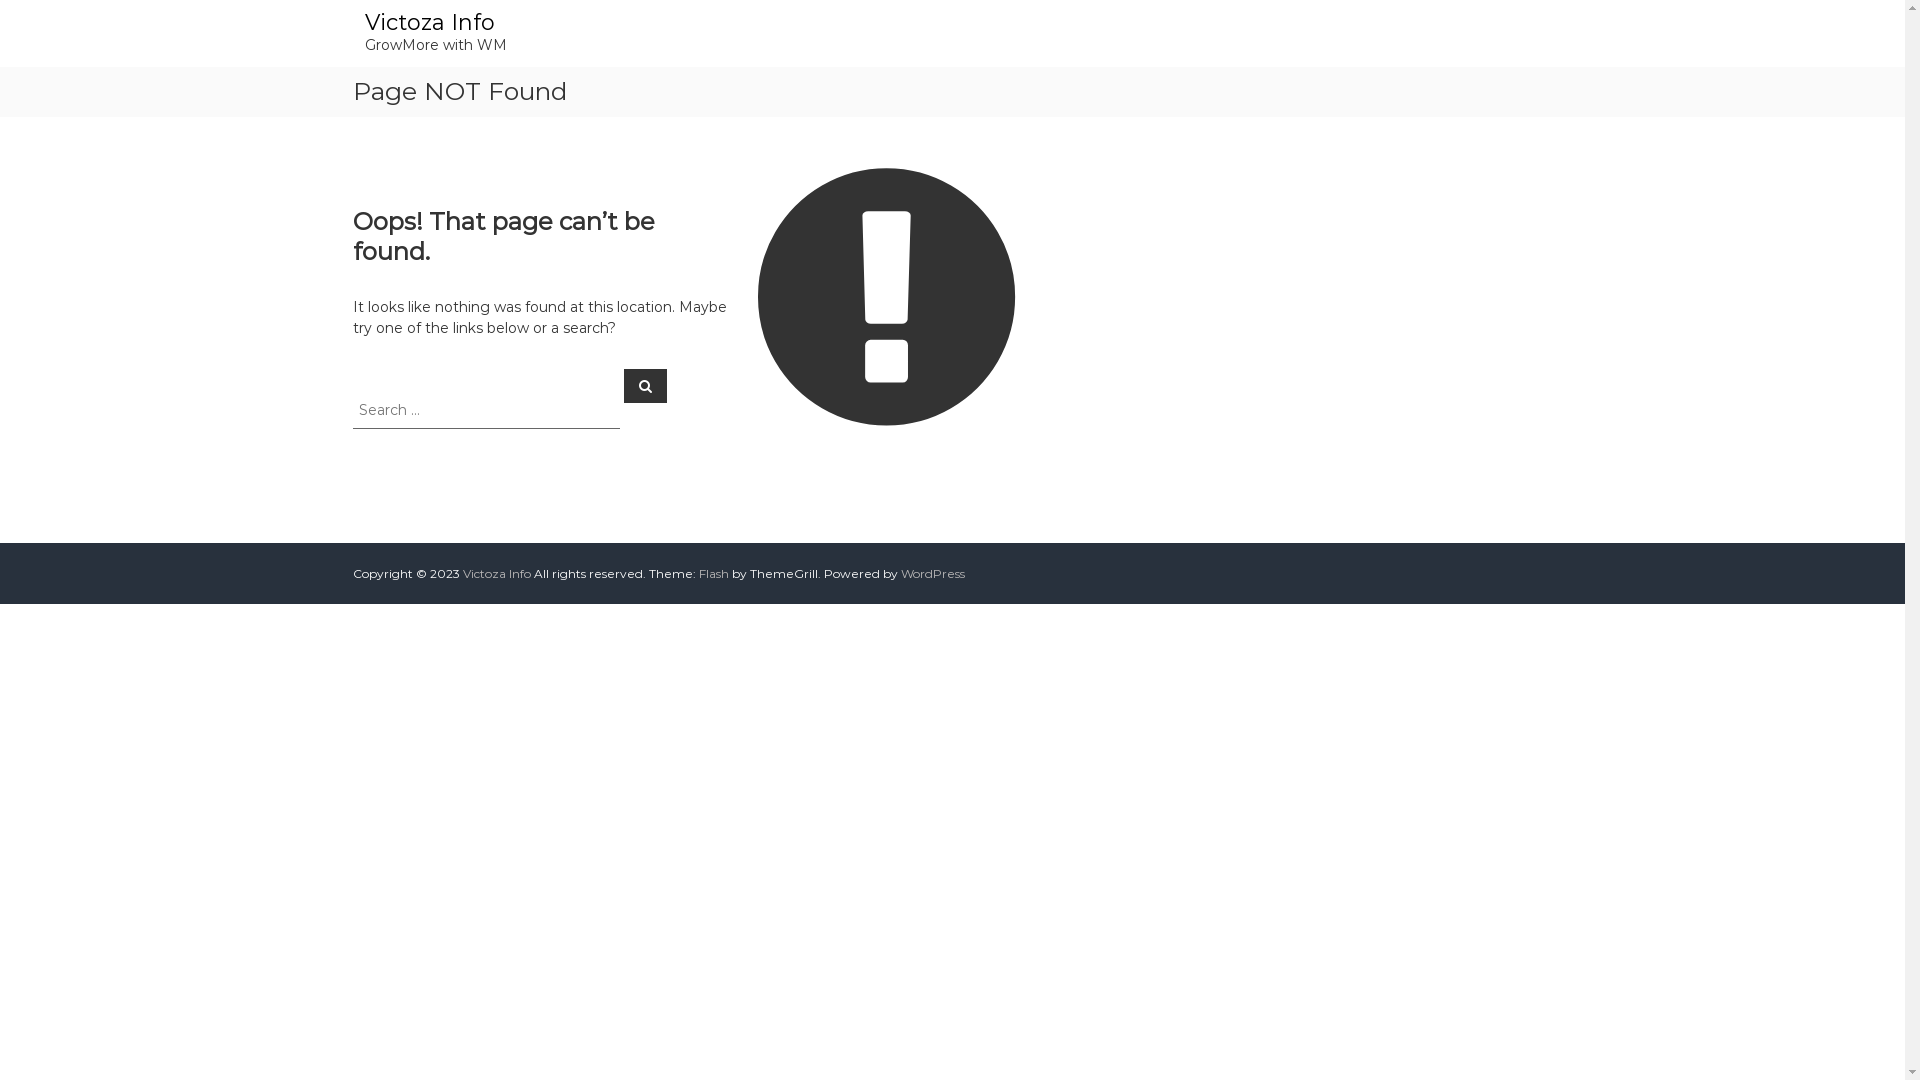 Image resolution: width=1920 pixels, height=1080 pixels. What do you see at coordinates (930, 573) in the screenshot?
I see `'WordPress'` at bounding box center [930, 573].